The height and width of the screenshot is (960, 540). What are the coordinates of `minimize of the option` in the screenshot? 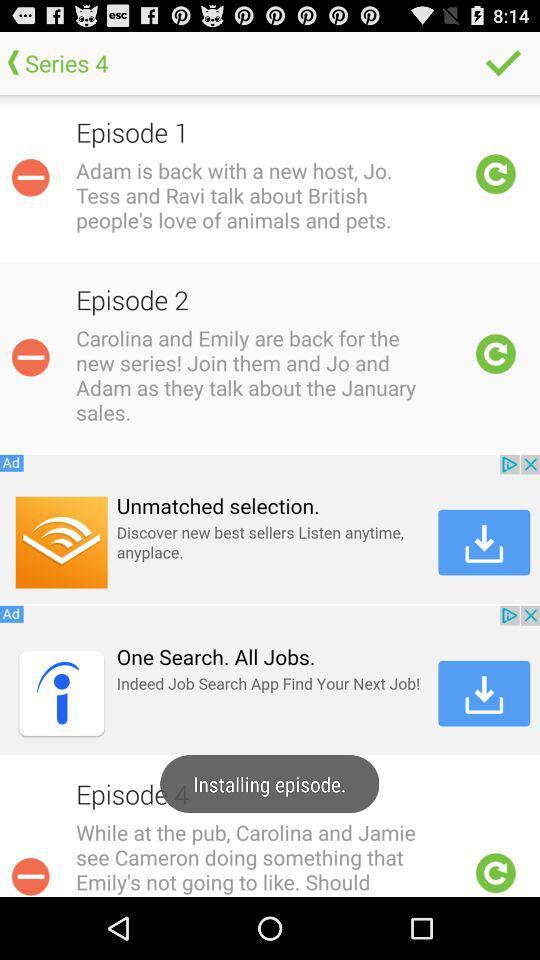 It's located at (29, 873).